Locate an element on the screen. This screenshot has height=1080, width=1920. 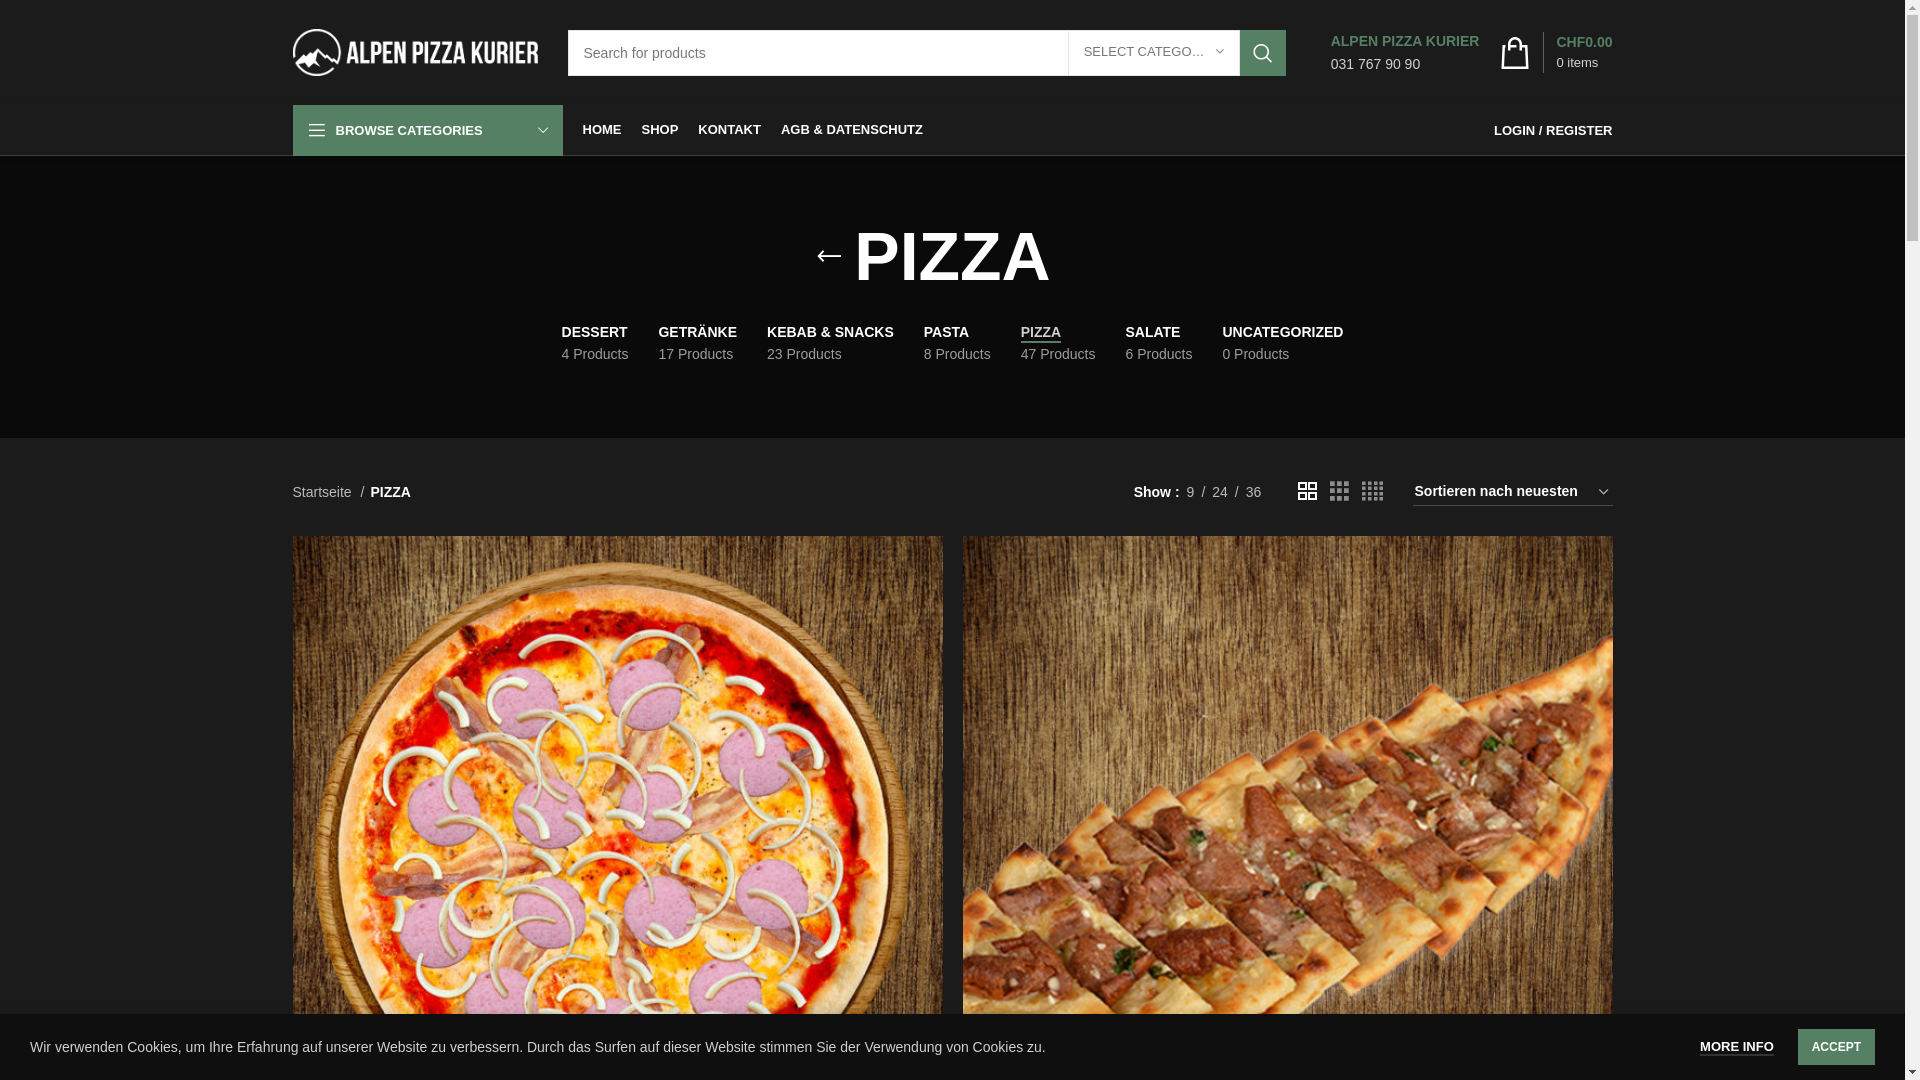
'SELECT CATEGORY' is located at coordinates (1153, 50).